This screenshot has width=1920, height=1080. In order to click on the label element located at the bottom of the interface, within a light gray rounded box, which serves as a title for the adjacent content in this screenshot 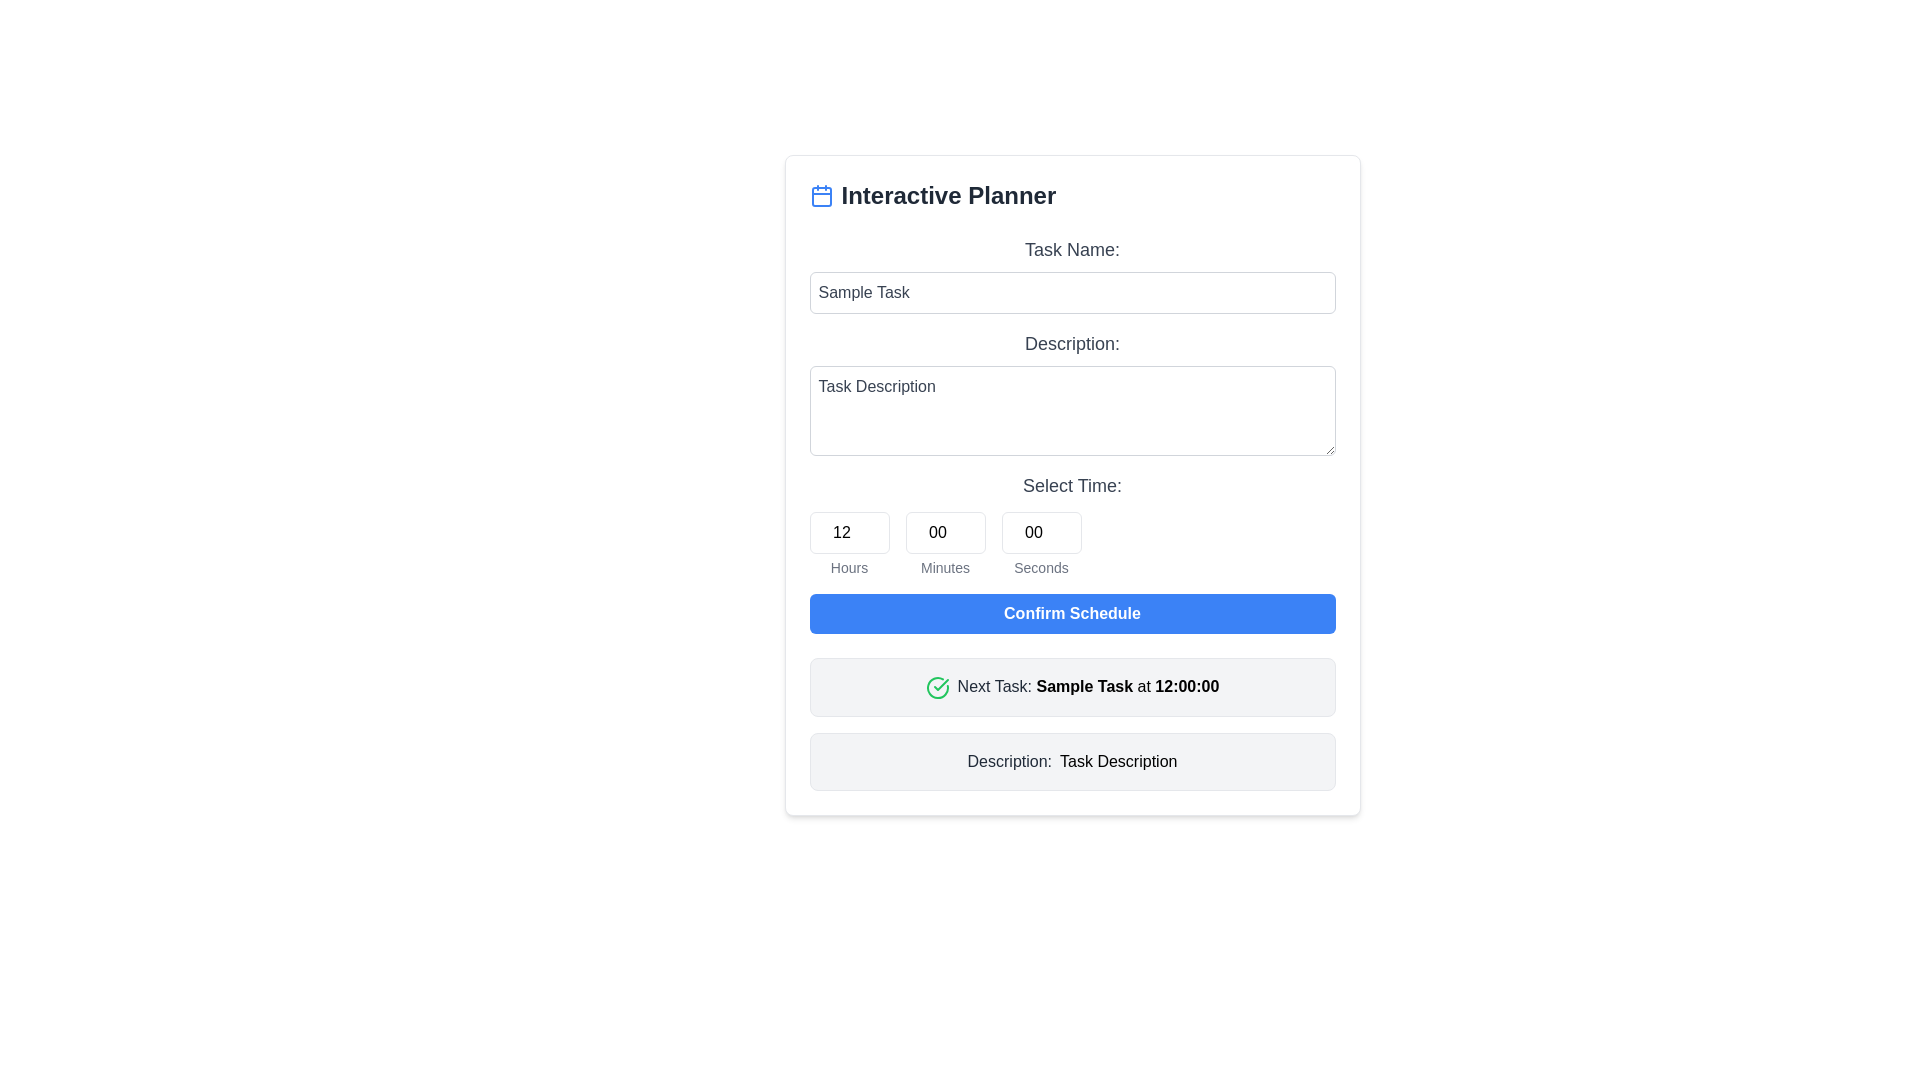, I will do `click(1009, 761)`.